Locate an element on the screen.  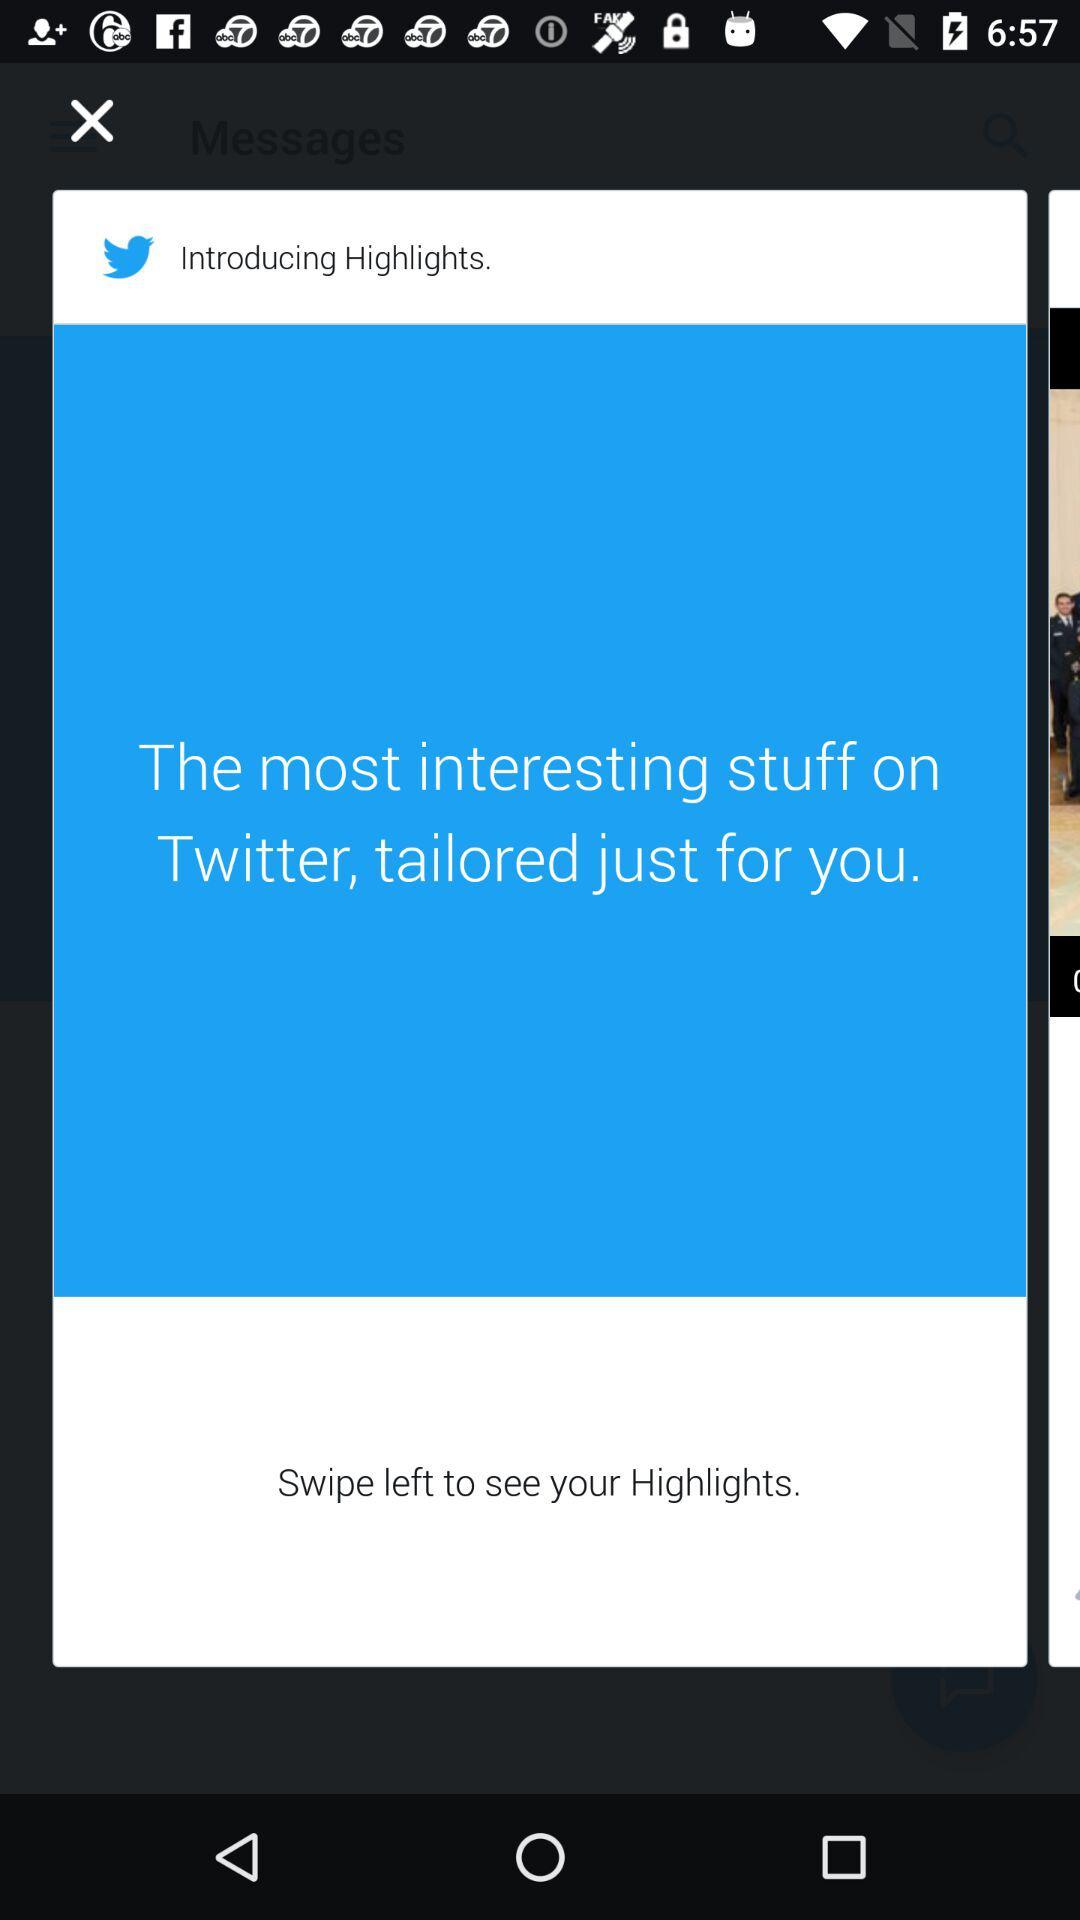
7,232 is located at coordinates (1063, 1600).